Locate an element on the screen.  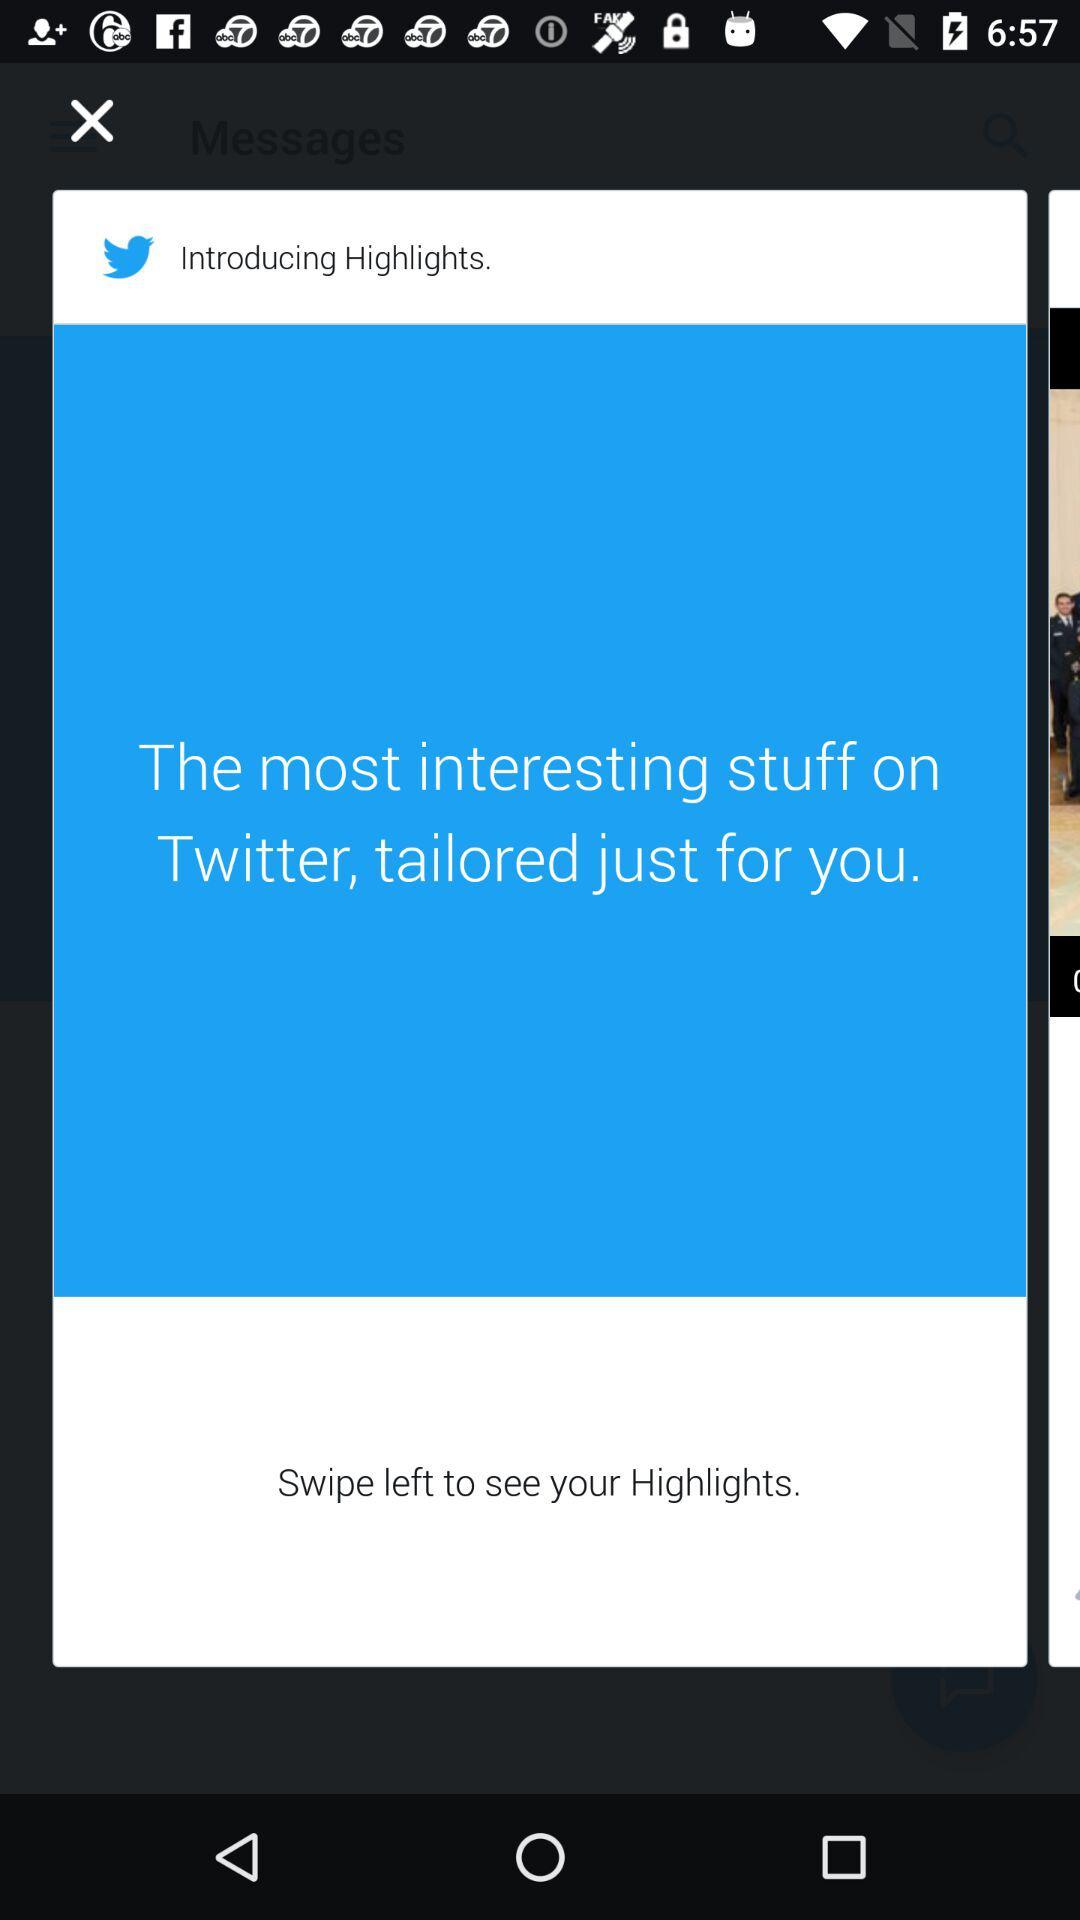
7,232 is located at coordinates (1063, 1600).